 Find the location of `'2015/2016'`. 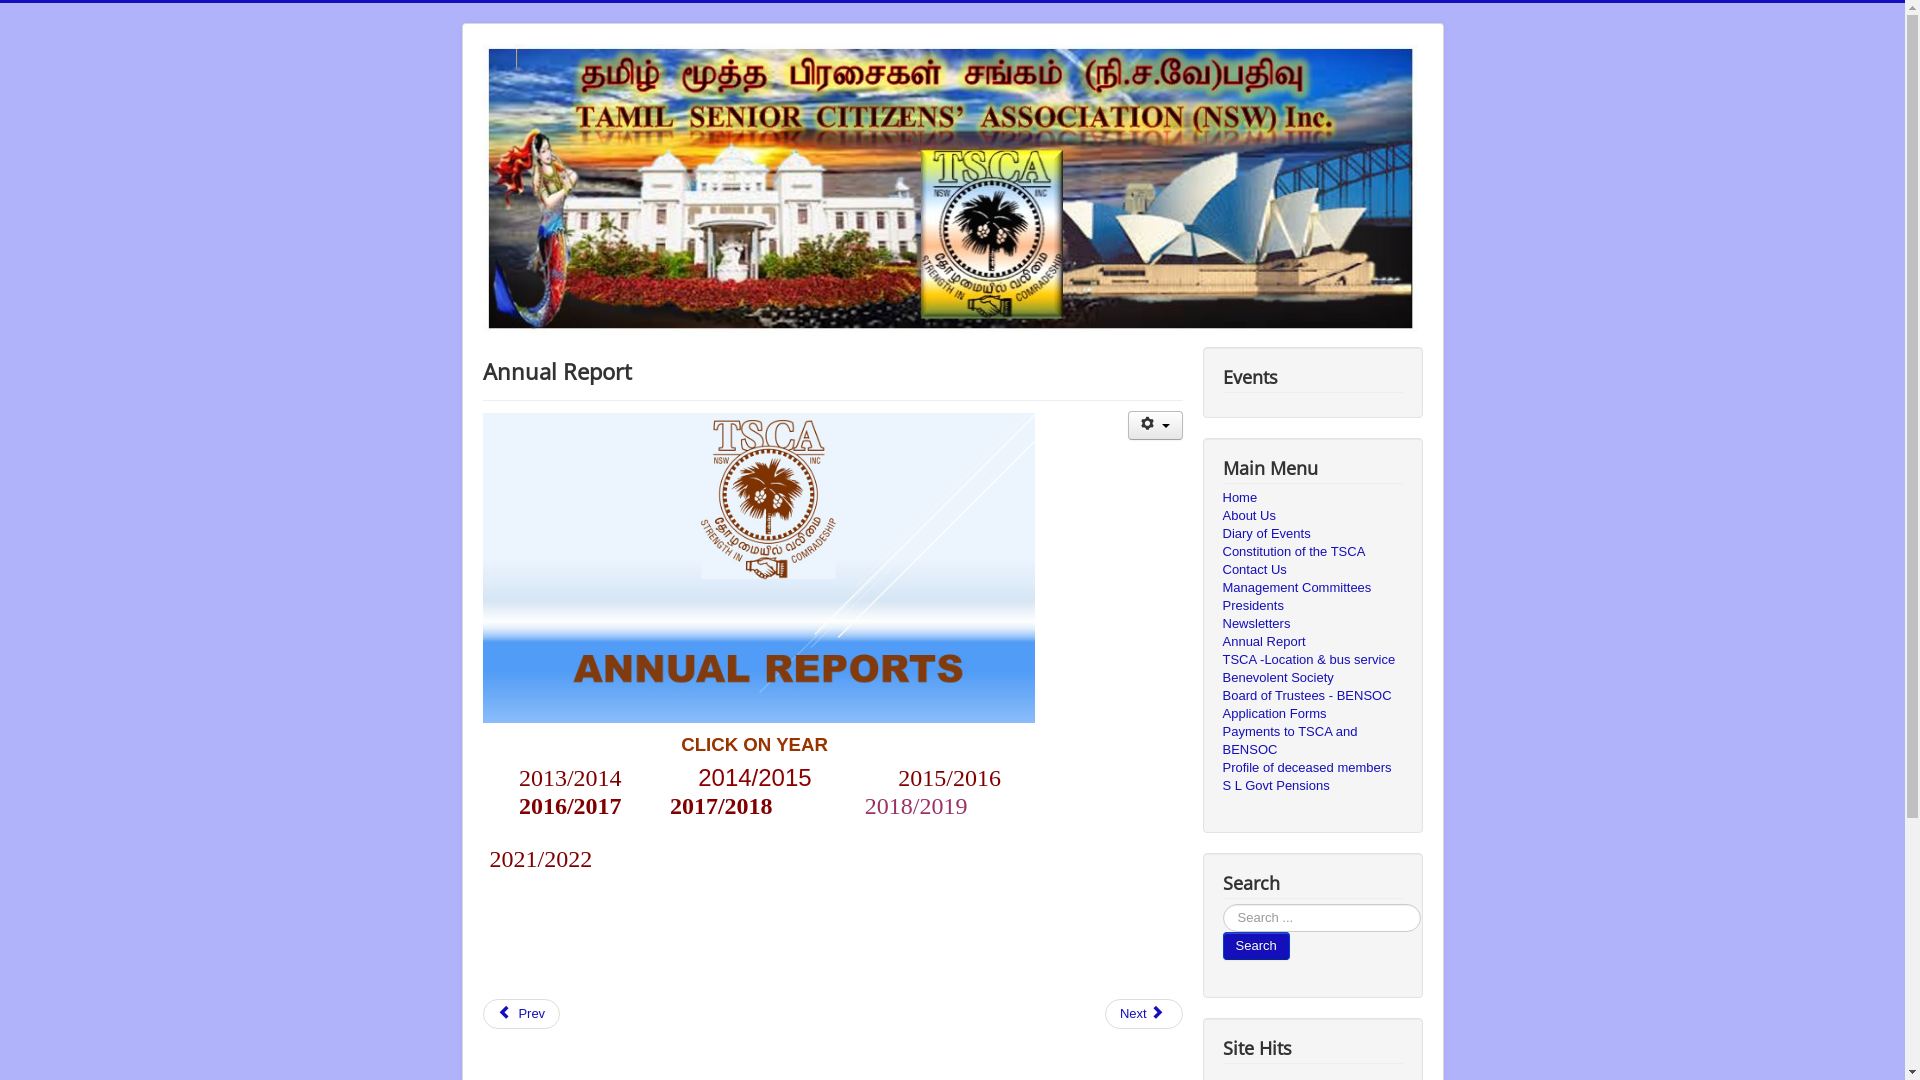

'2015/2016' is located at coordinates (948, 777).